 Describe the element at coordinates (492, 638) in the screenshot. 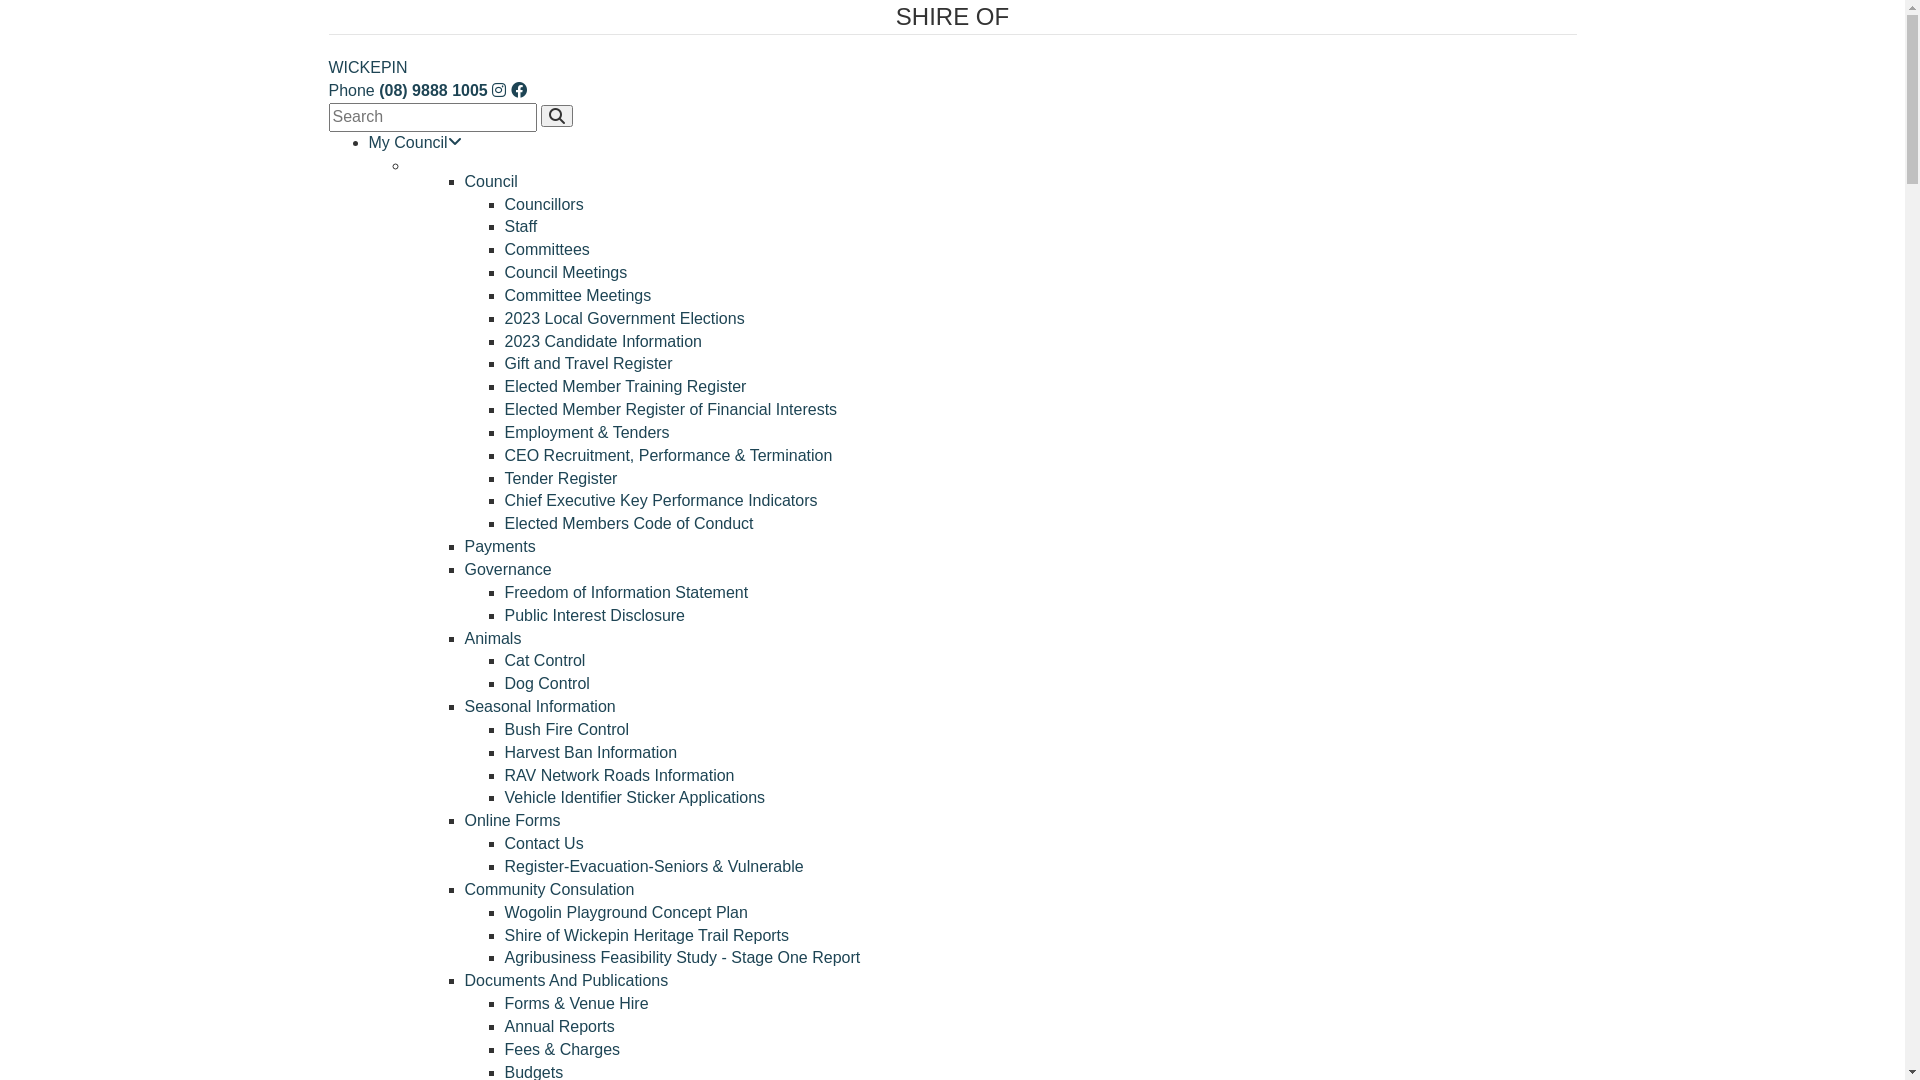

I see `'Animals'` at that location.